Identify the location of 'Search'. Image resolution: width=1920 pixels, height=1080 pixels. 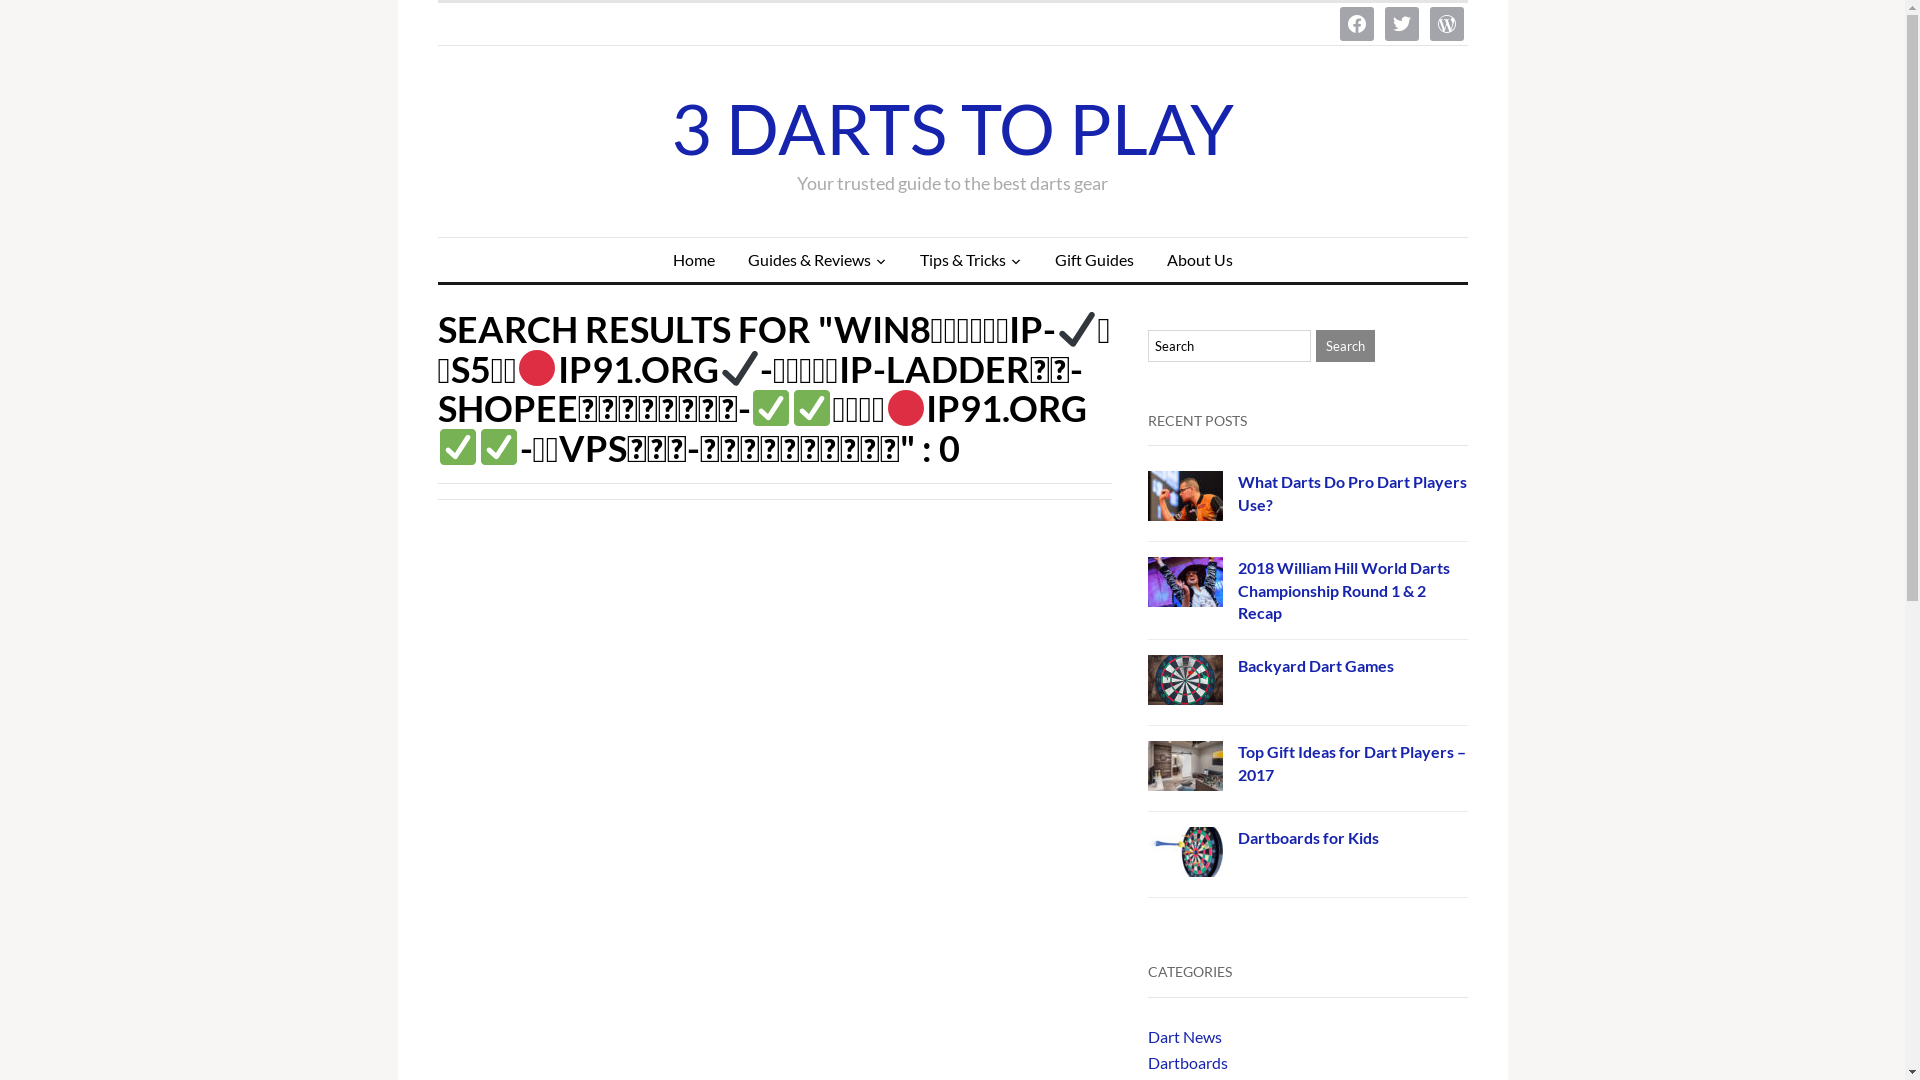
(1345, 345).